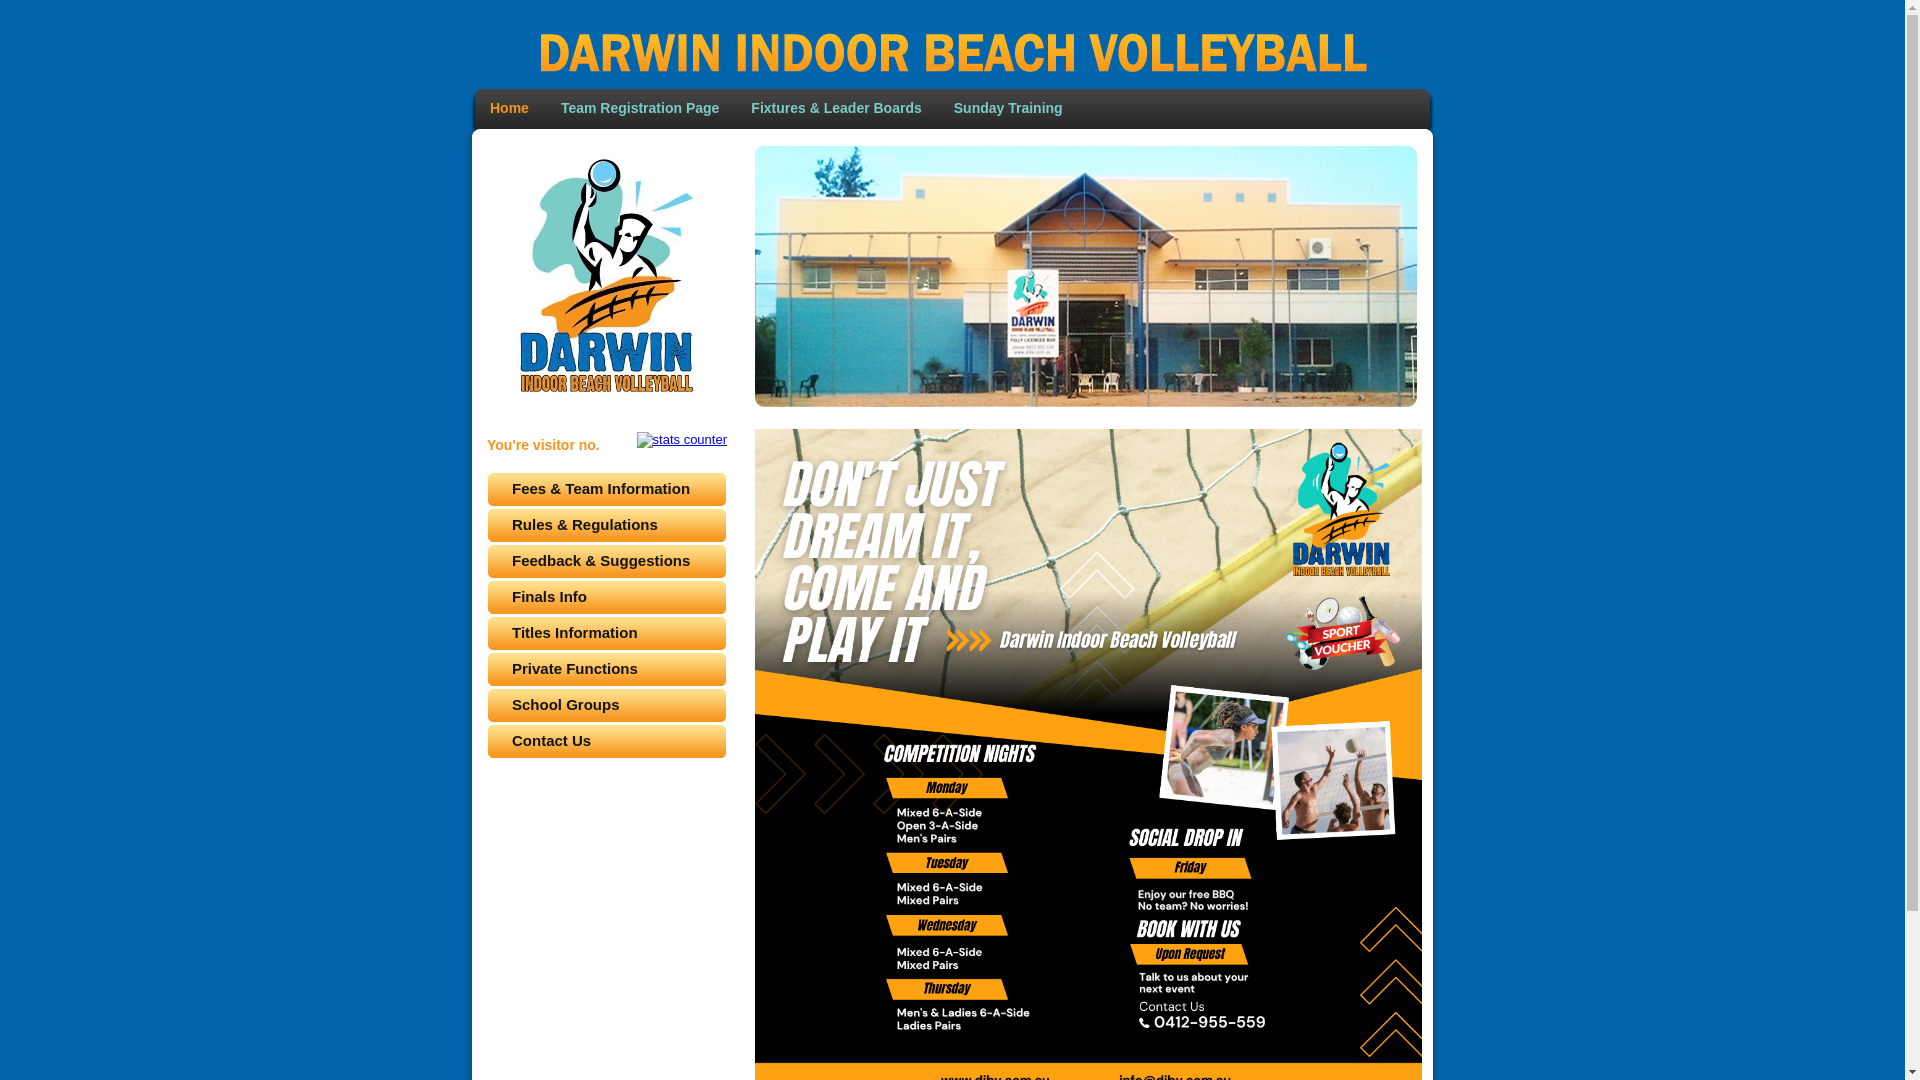 The height and width of the screenshot is (1080, 1920). I want to click on 'Home', so click(509, 108).